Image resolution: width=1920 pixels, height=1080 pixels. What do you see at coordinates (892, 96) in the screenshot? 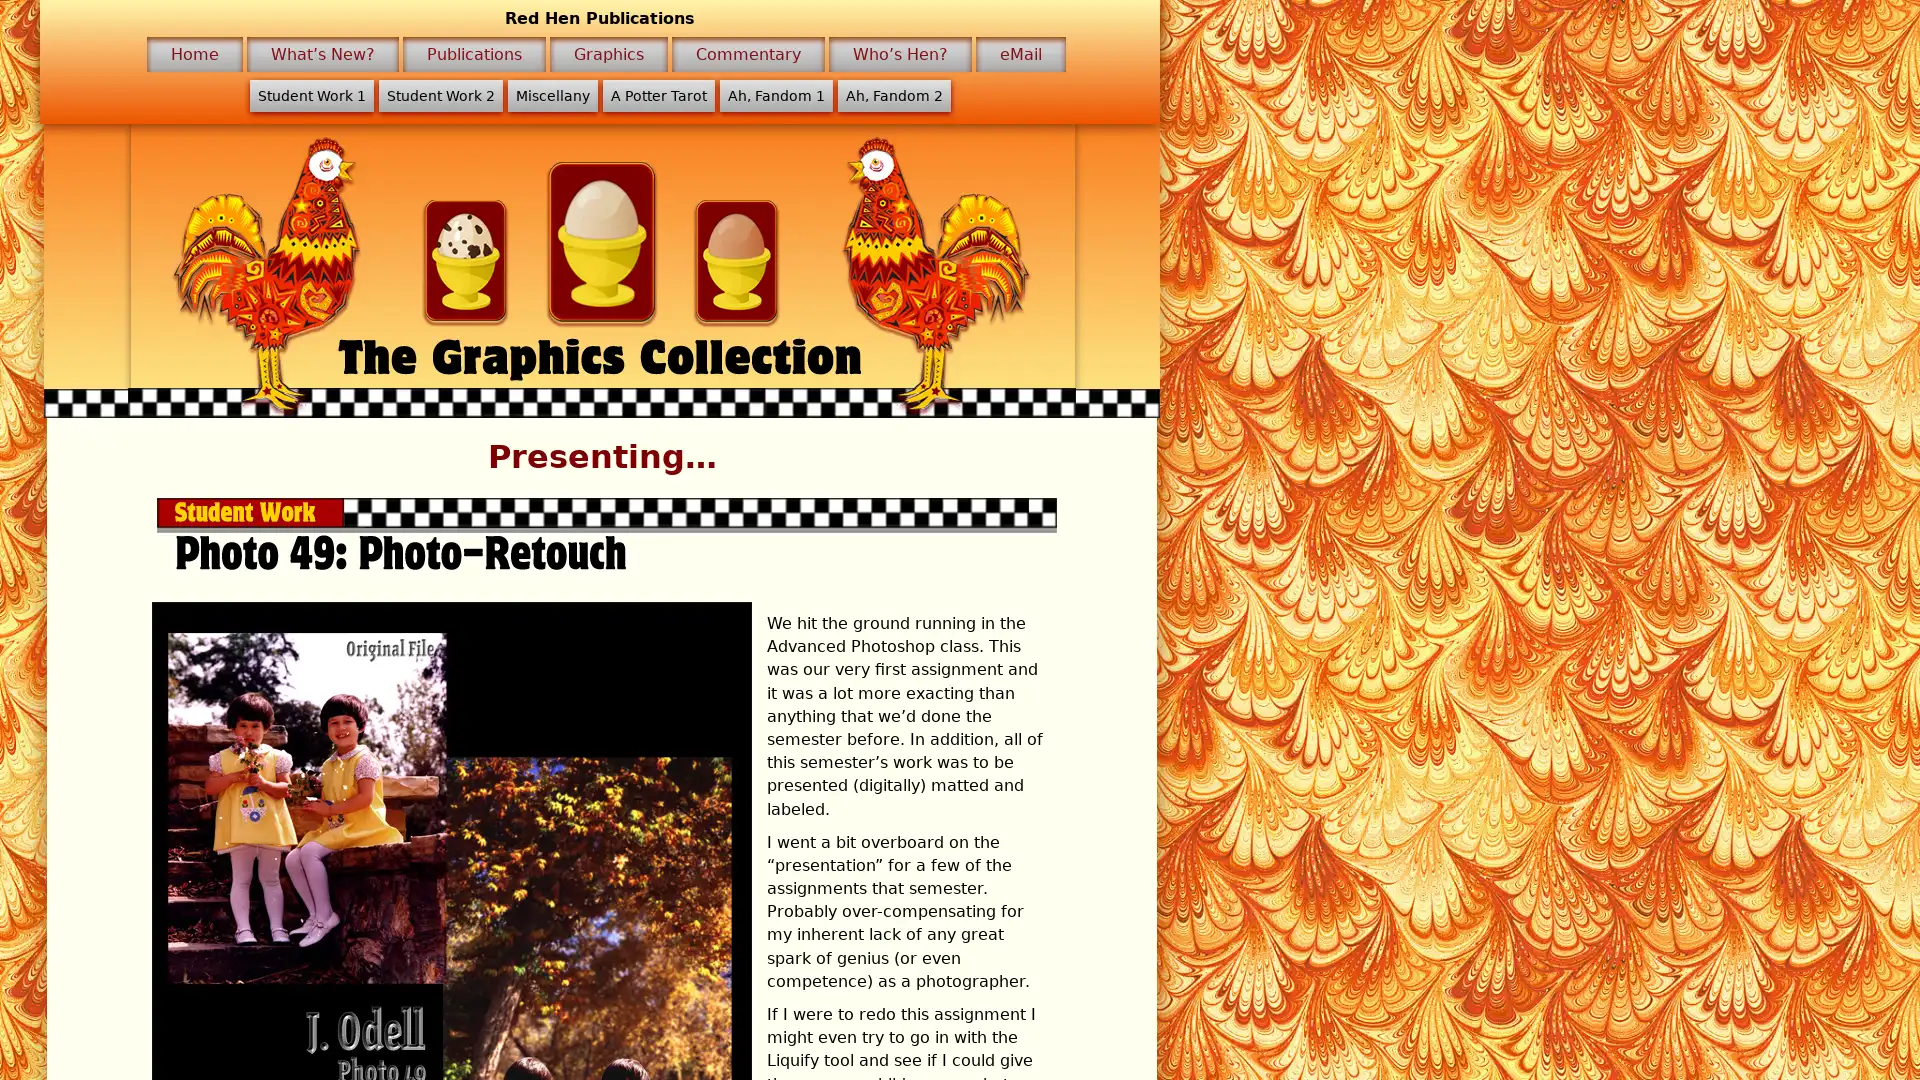
I see `Ah, Fandom 2` at bounding box center [892, 96].